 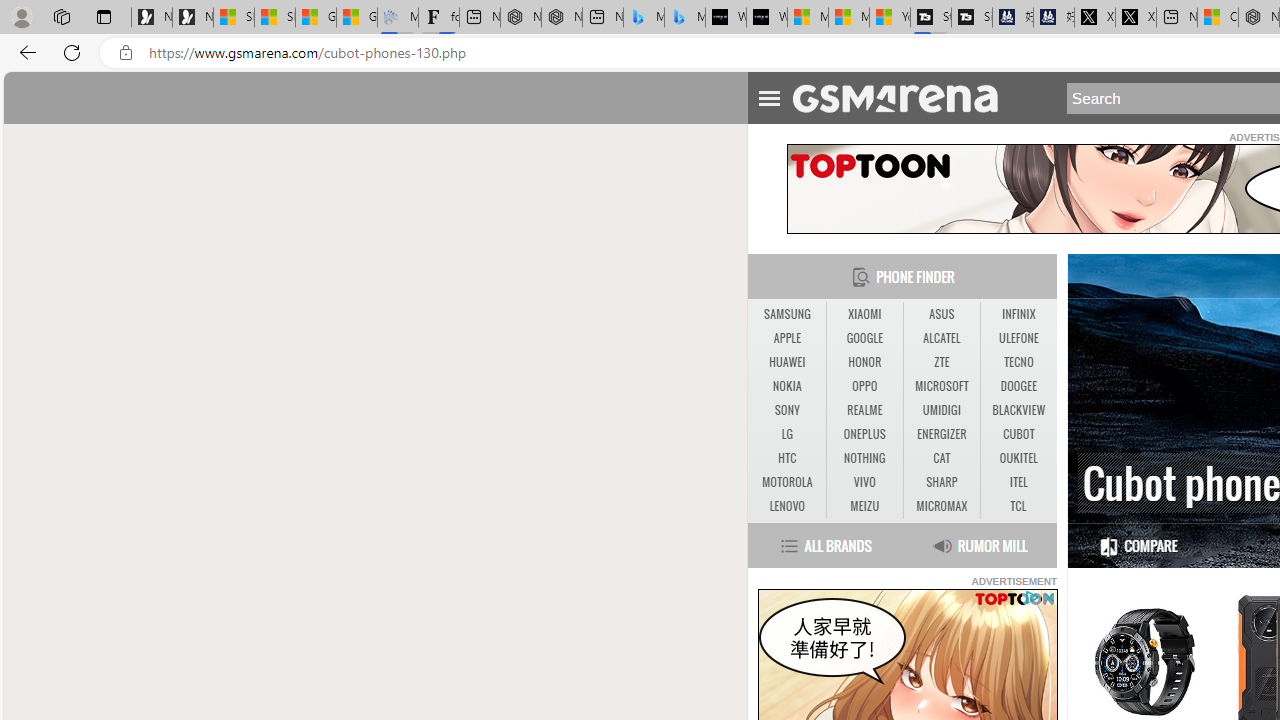 What do you see at coordinates (1018, 387) in the screenshot?
I see `'DOOGEE'` at bounding box center [1018, 387].